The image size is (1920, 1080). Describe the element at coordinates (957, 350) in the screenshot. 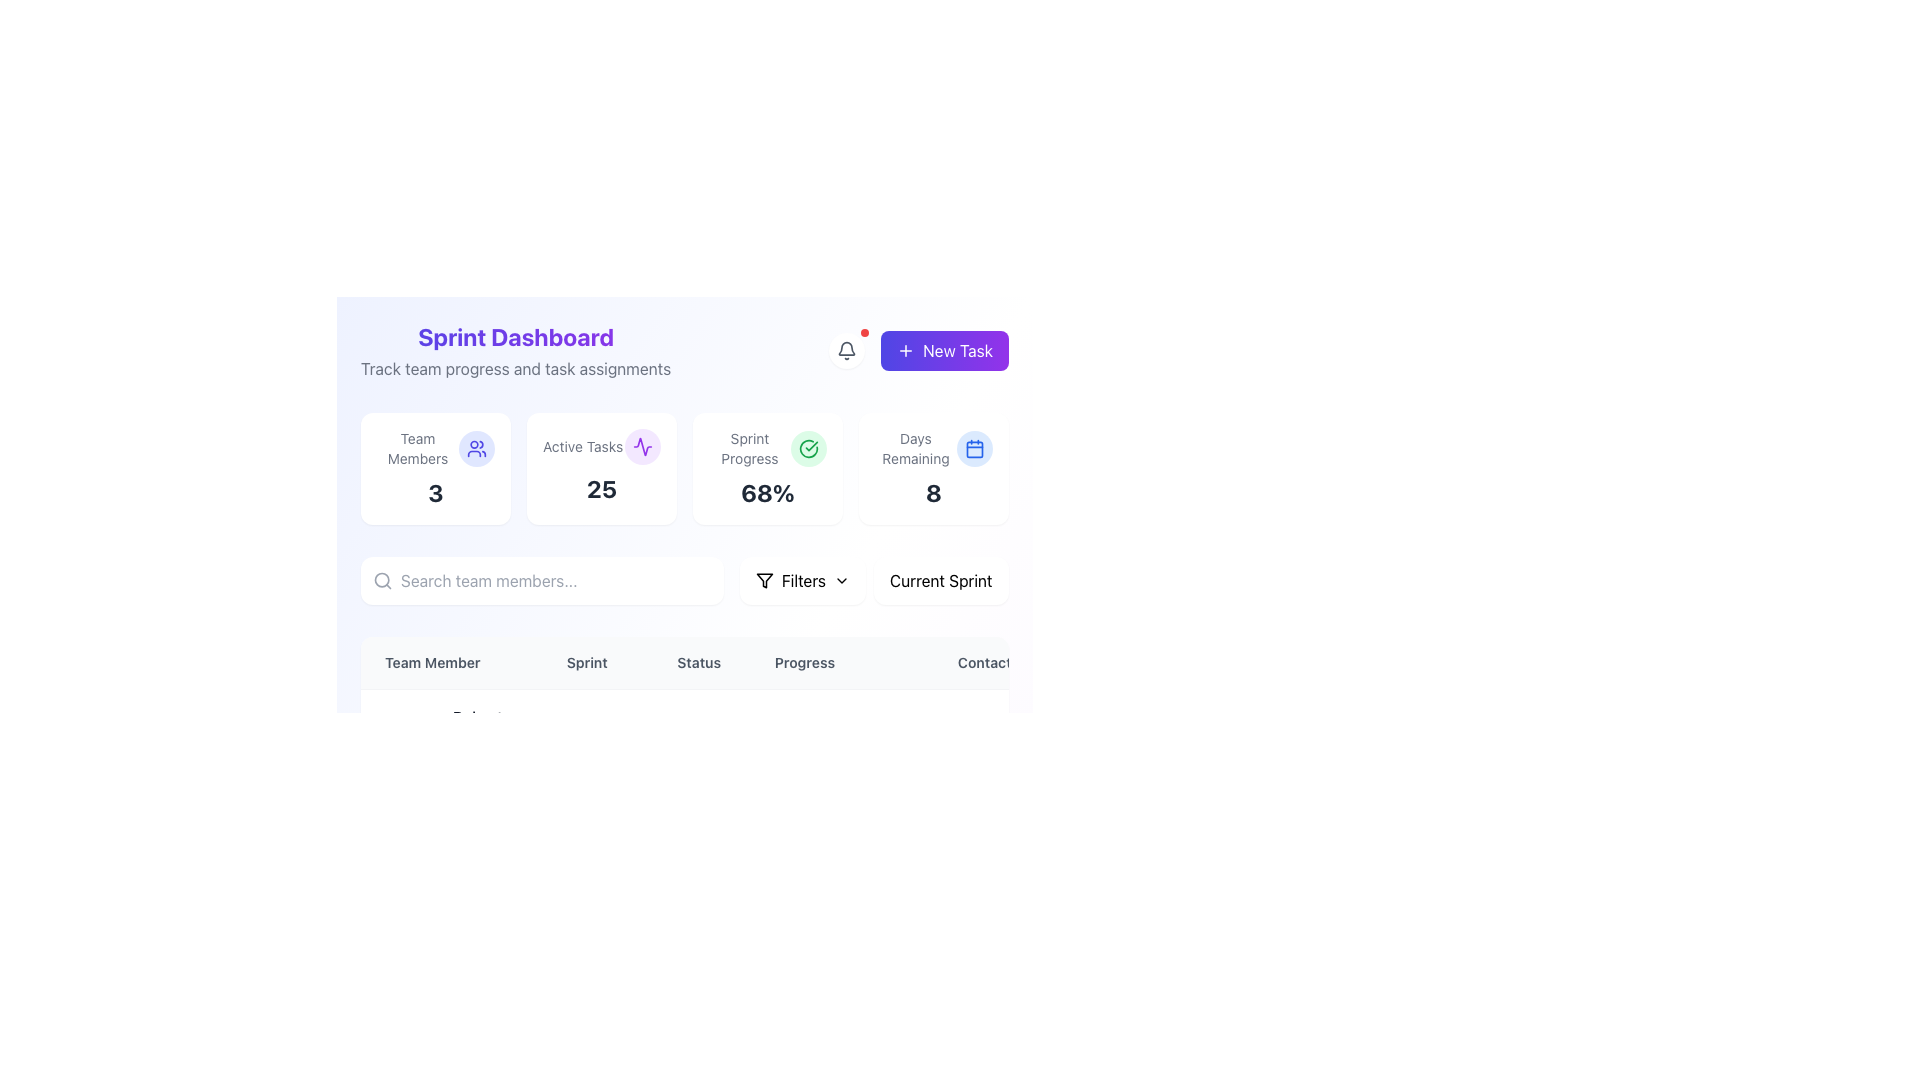

I see `the text label that indicates the creation of a new task, located in the center-right section above the main dashboard area` at that location.